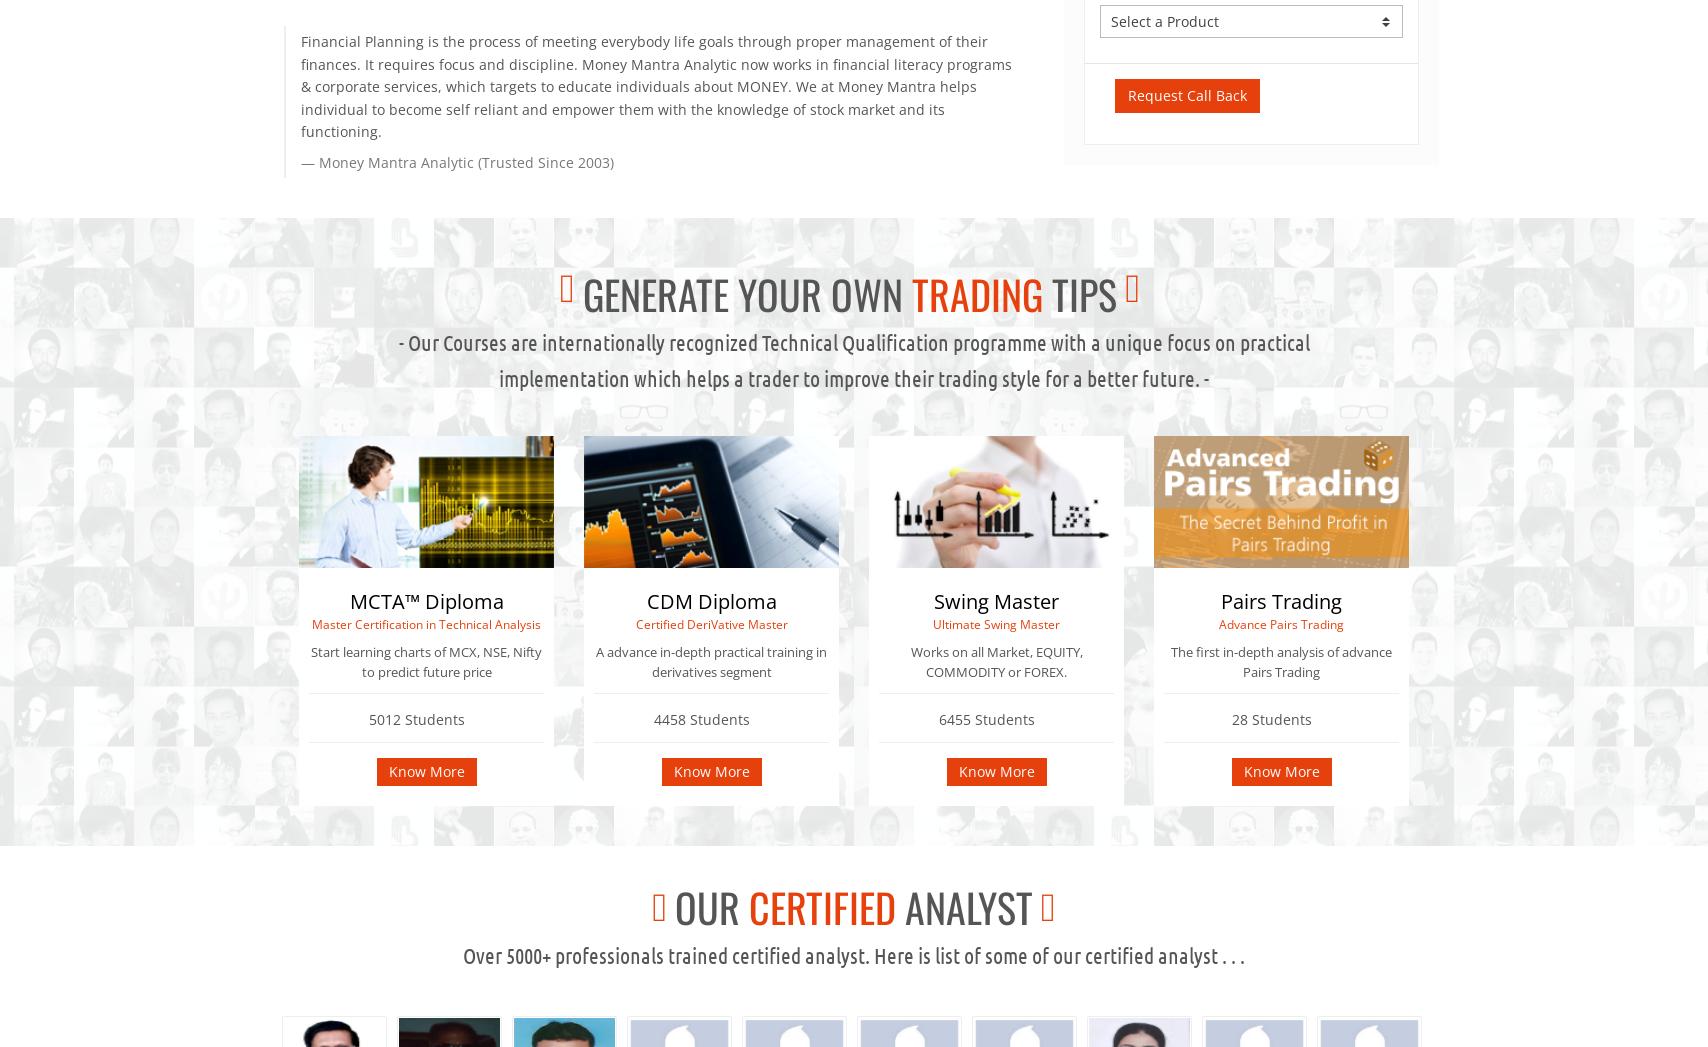  Describe the element at coordinates (426, 661) in the screenshot. I see `'Start learning charts of MCX, NSE, Nifty to predict future price'` at that location.